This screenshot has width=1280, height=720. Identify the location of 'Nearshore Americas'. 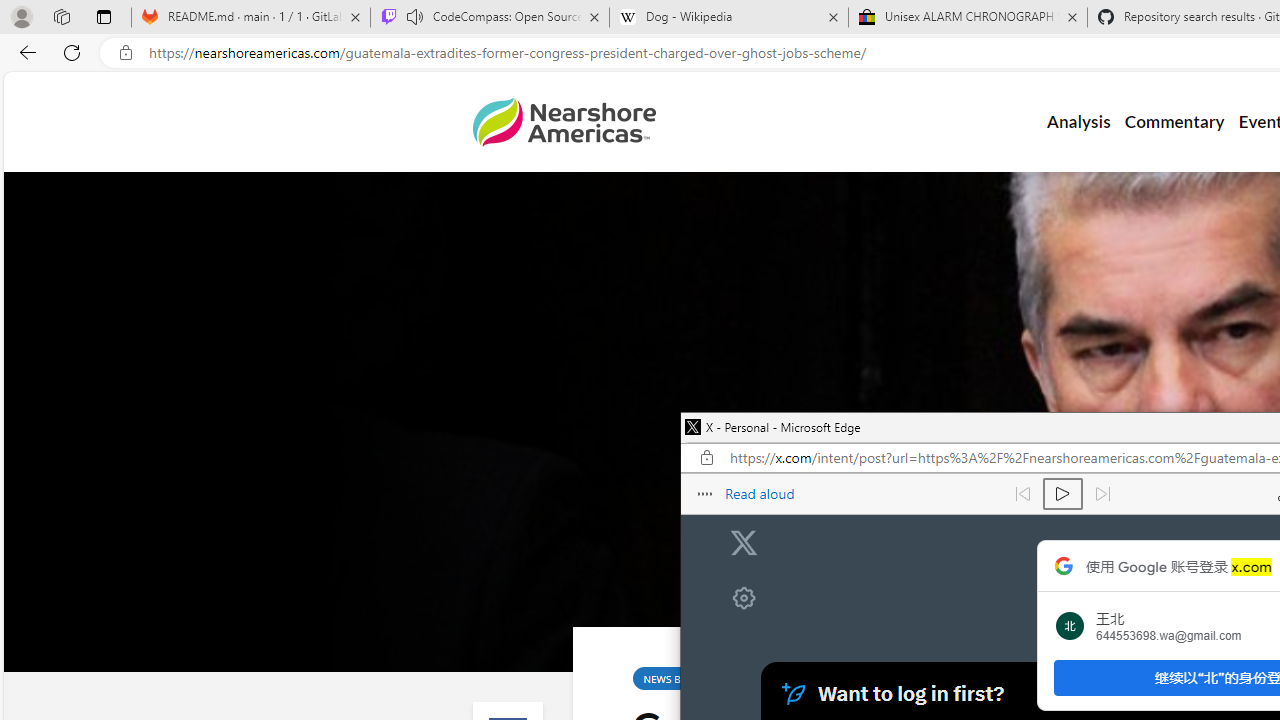
(562, 122).